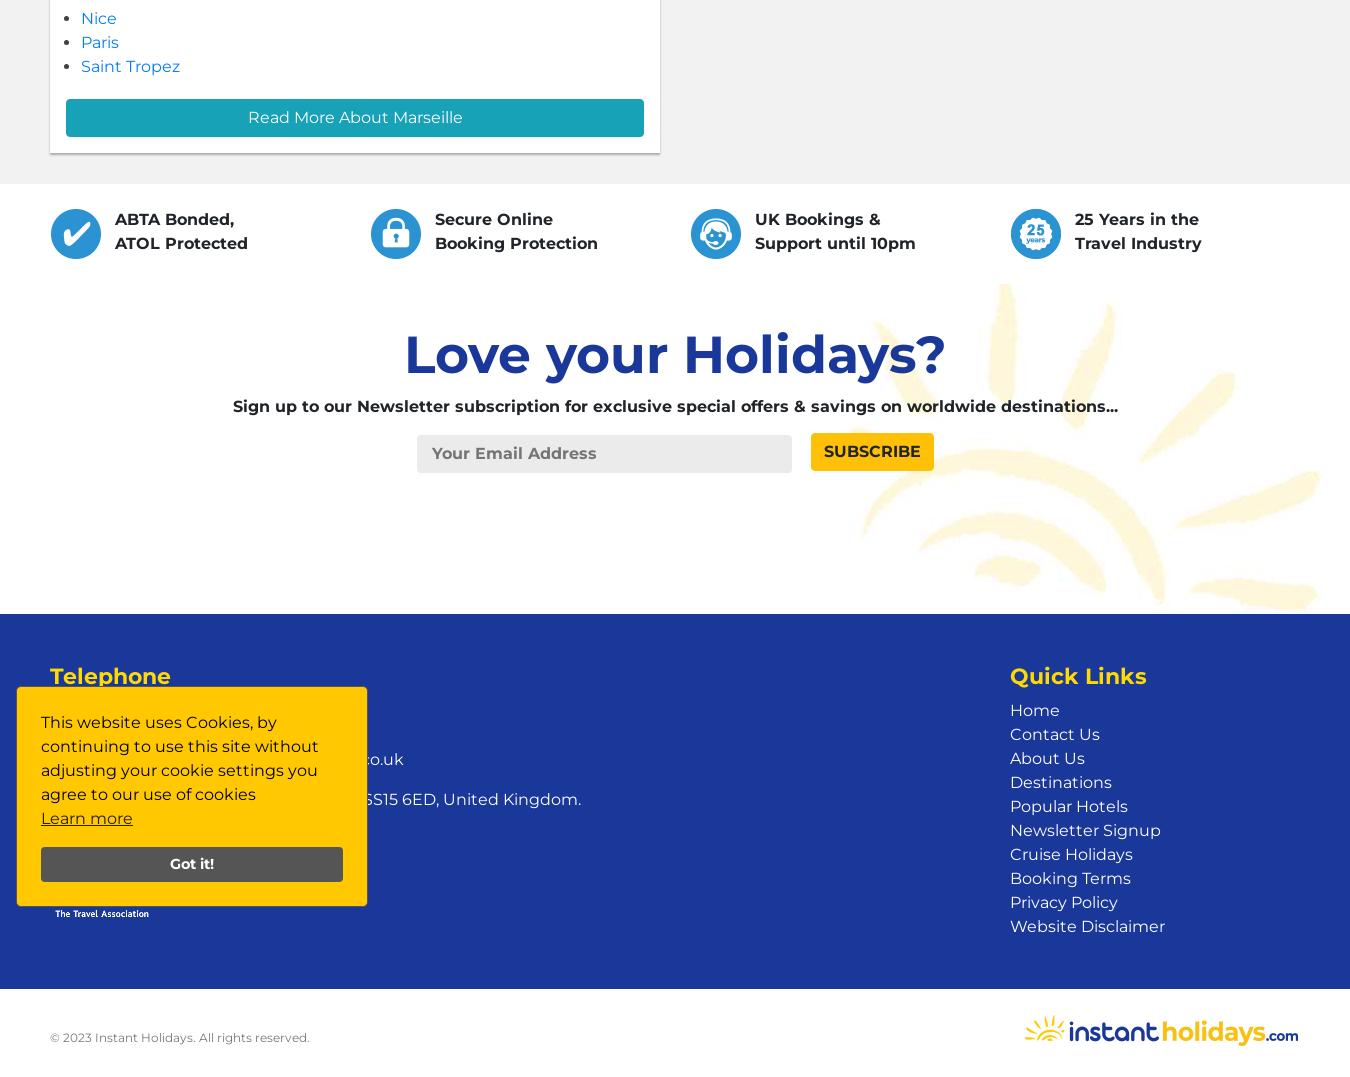  What do you see at coordinates (754, 219) in the screenshot?
I see `'UK Bookings &'` at bounding box center [754, 219].